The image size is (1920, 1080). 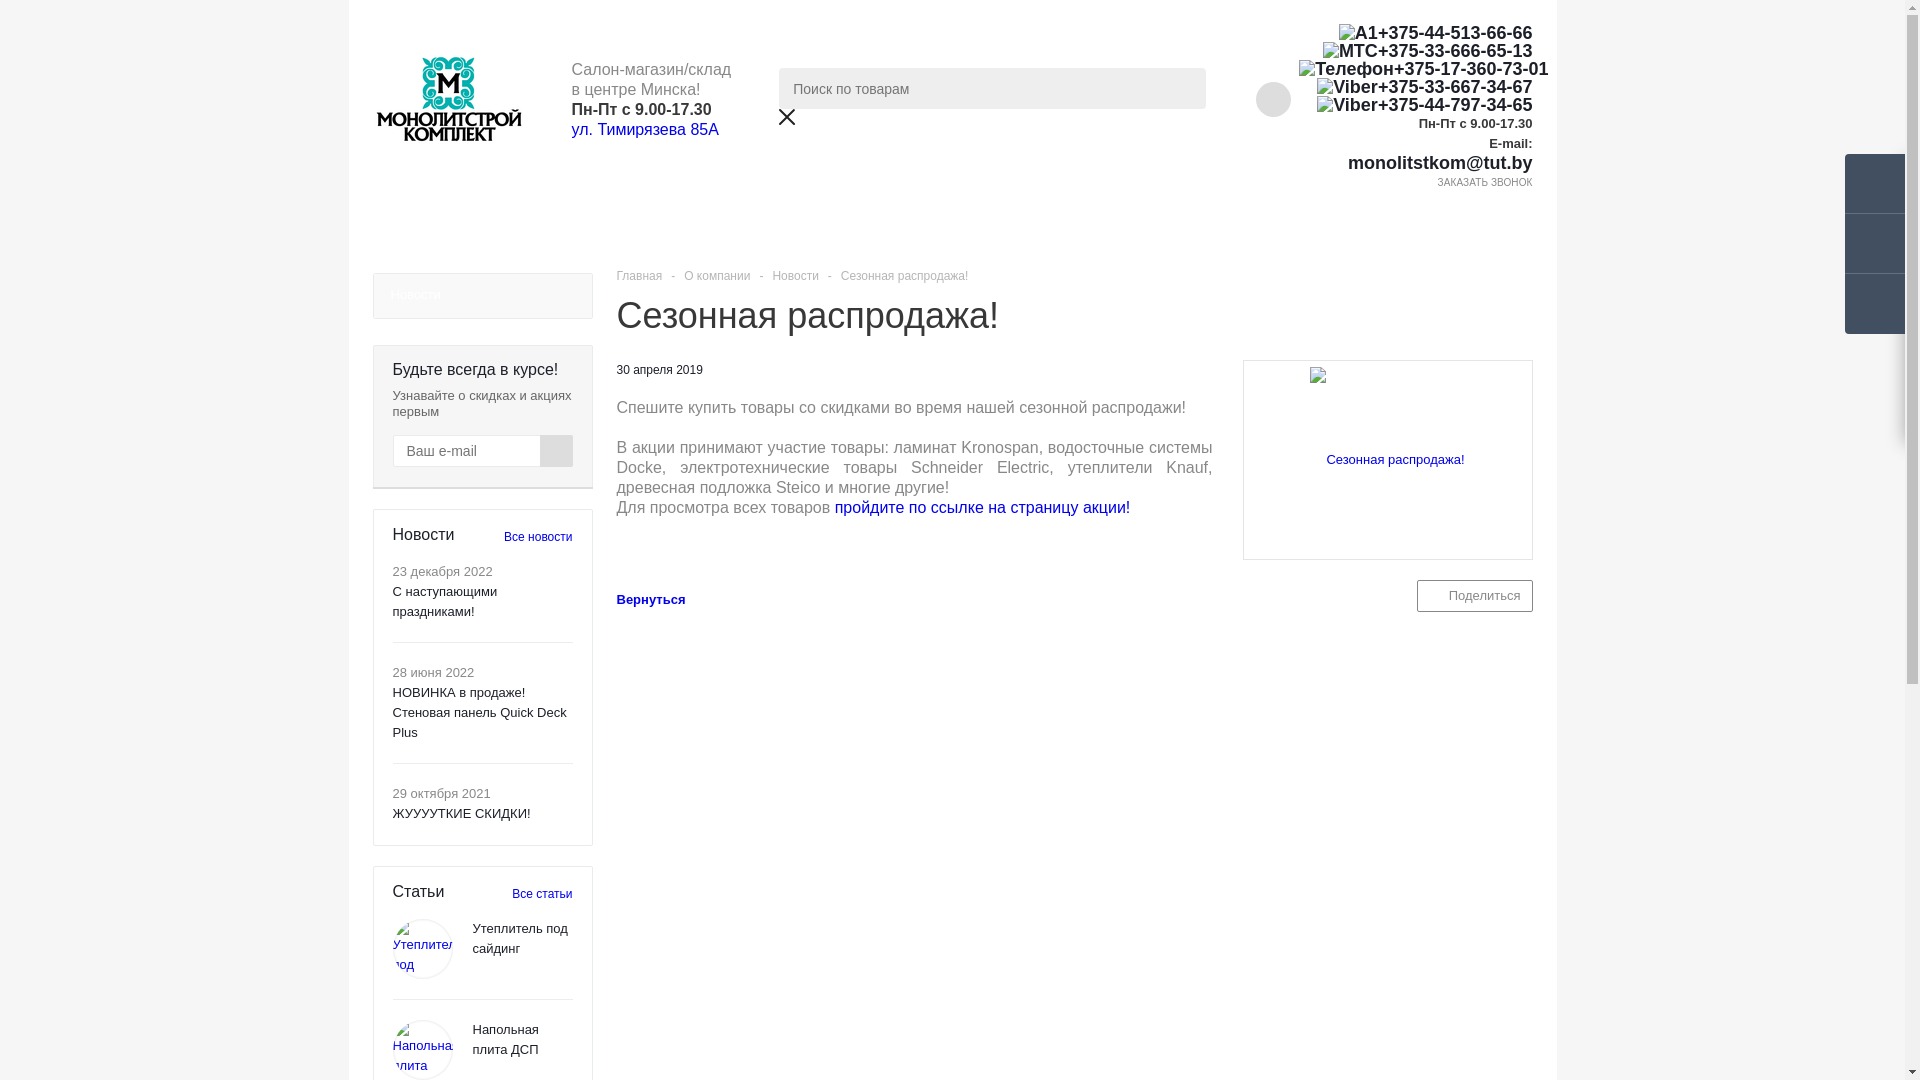 What do you see at coordinates (1347, 86) in the screenshot?
I see `'Viber'` at bounding box center [1347, 86].